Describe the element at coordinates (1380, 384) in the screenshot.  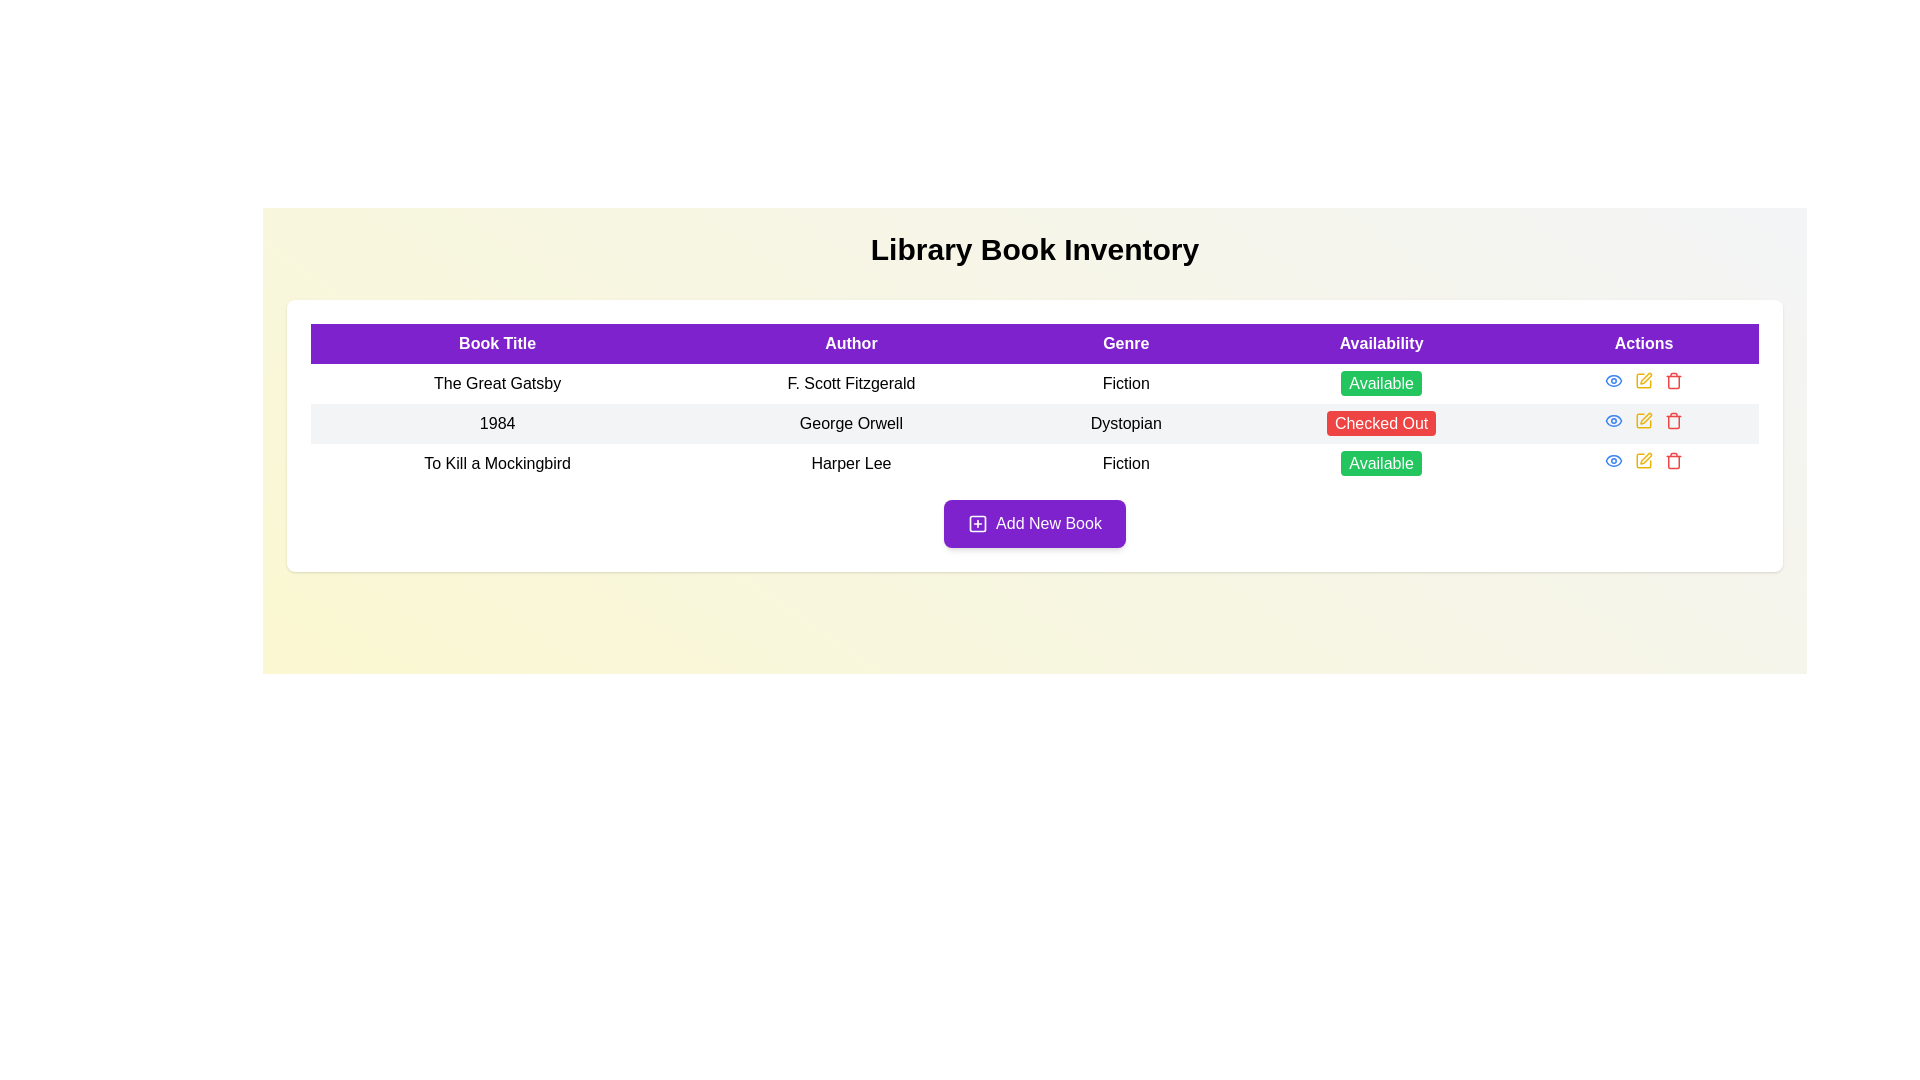
I see `the availability status button for 'The Great Gatsby' in the 'Library Book Inventory' interface, located in the first row of the availability column` at that location.